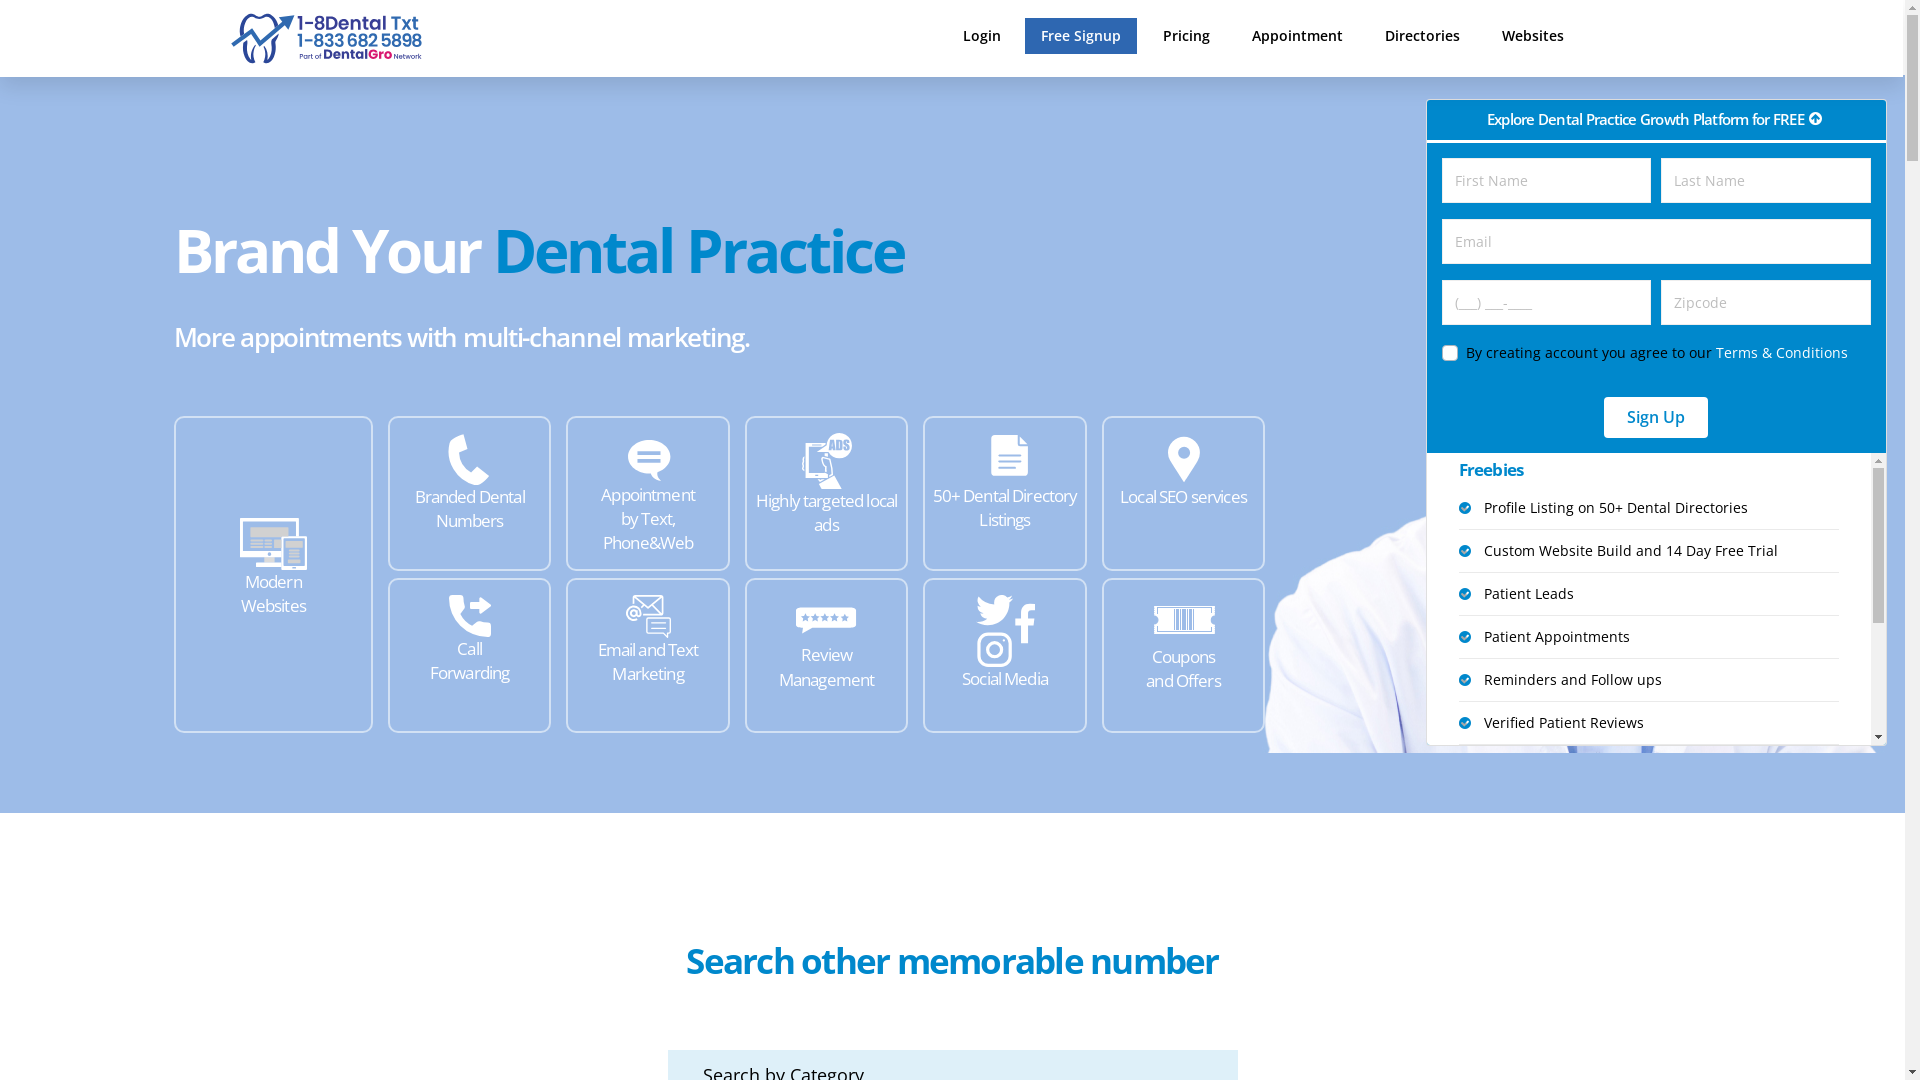  I want to click on 'Coupons, so click(1101, 655).